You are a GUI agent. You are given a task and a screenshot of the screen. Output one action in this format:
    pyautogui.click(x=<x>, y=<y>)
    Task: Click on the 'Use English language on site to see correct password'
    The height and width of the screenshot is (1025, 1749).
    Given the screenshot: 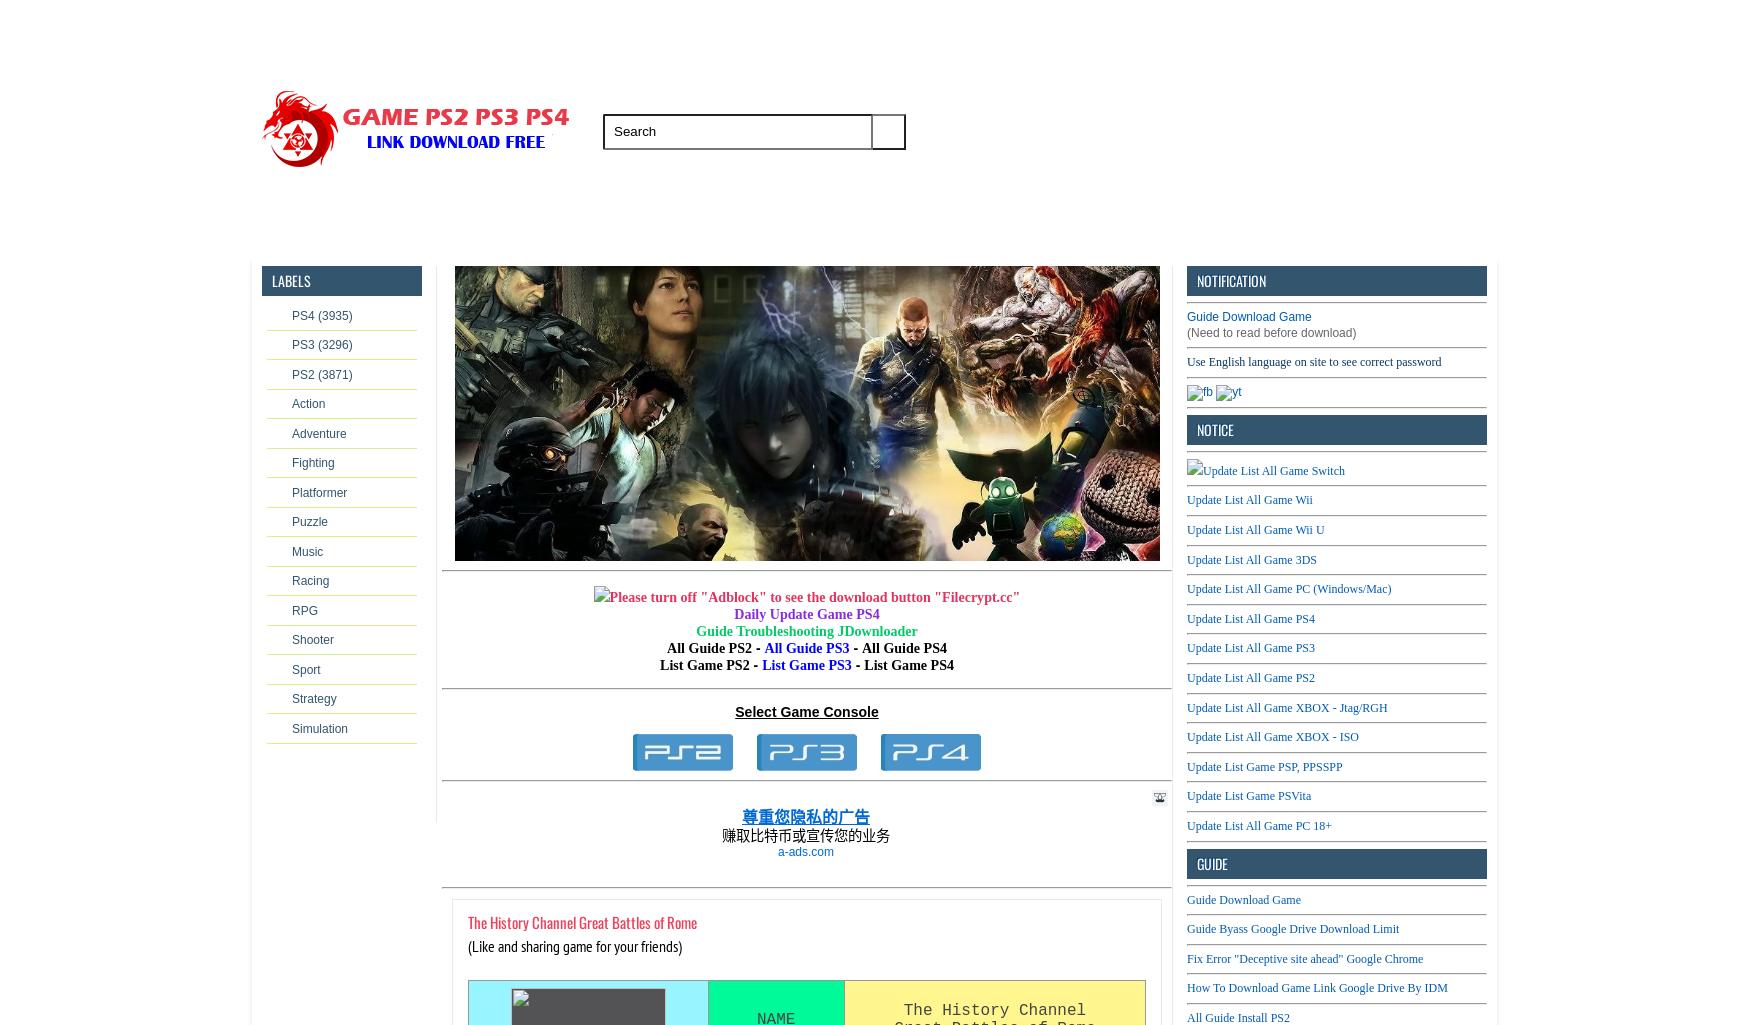 What is the action you would take?
    pyautogui.click(x=1314, y=361)
    